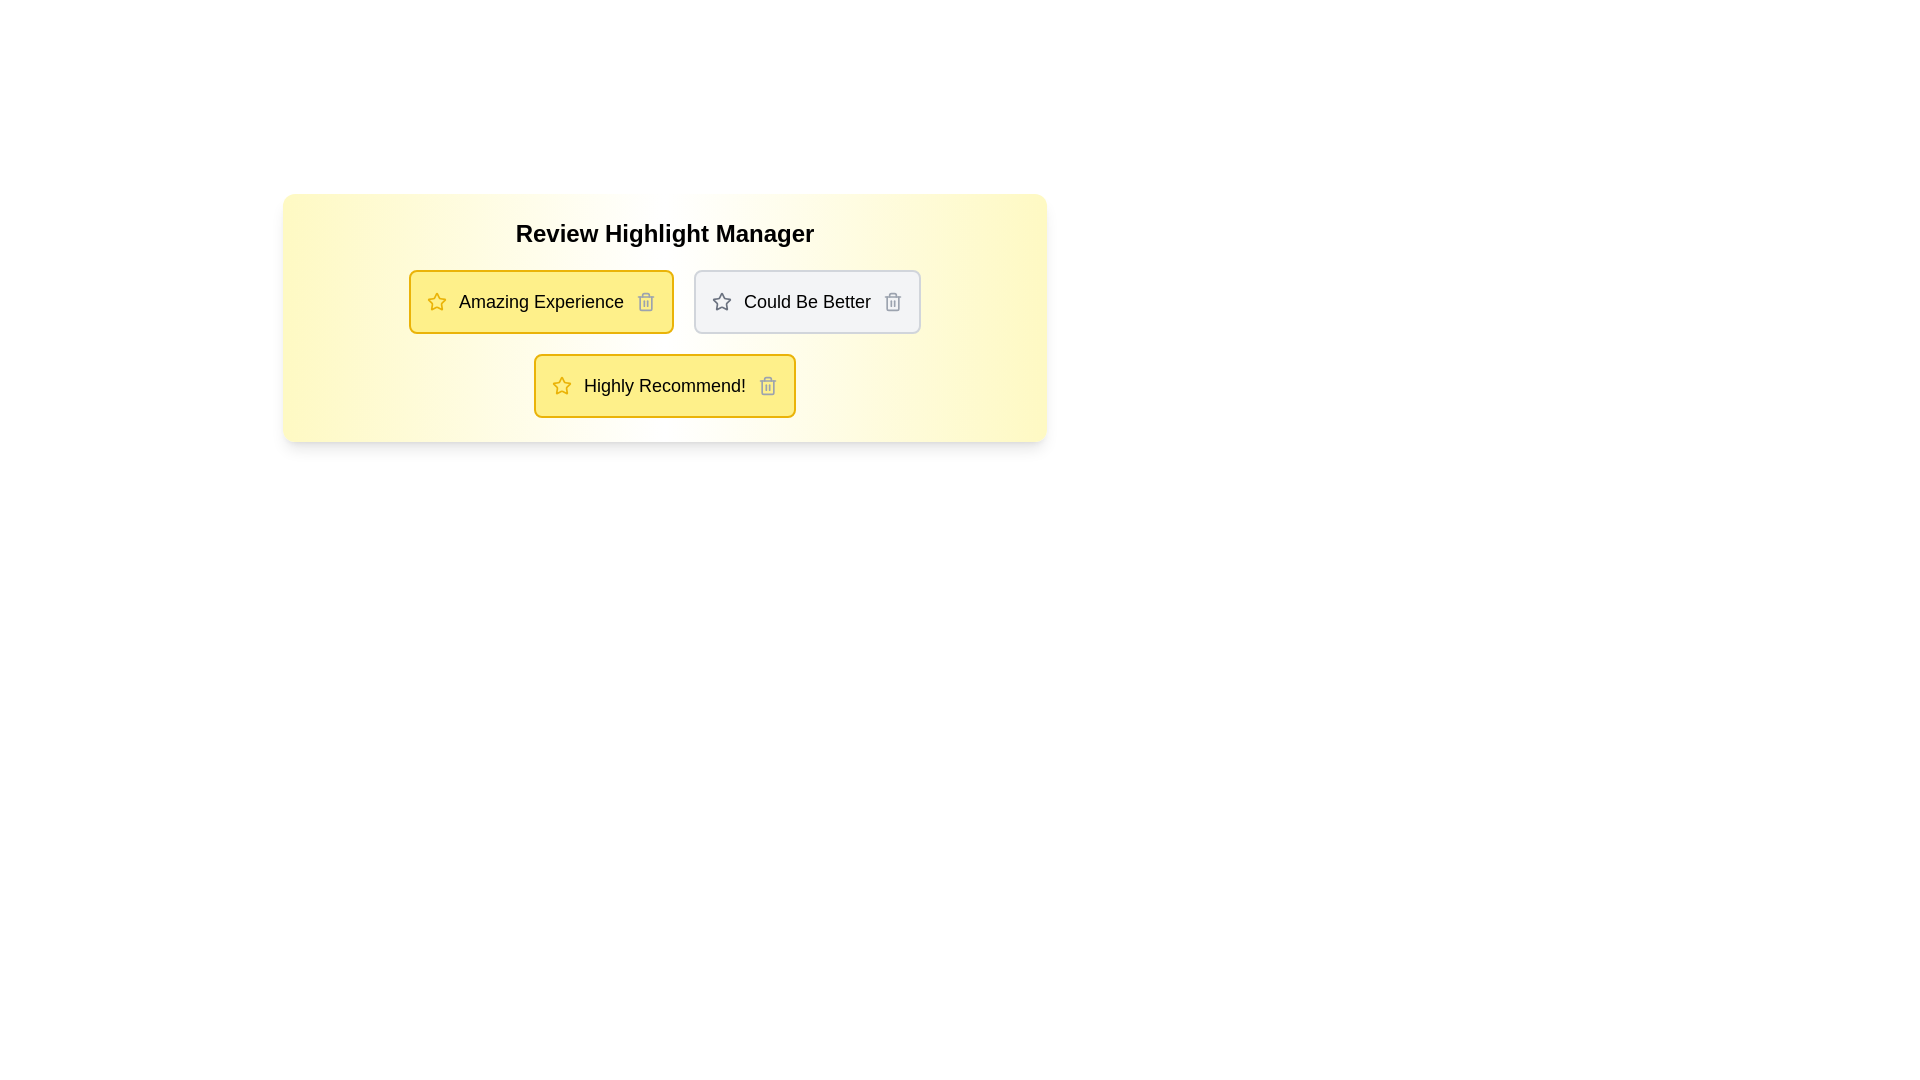 The width and height of the screenshot is (1920, 1080). Describe the element at coordinates (891, 301) in the screenshot. I see `the trash icon for the review titled Could Be Better` at that location.